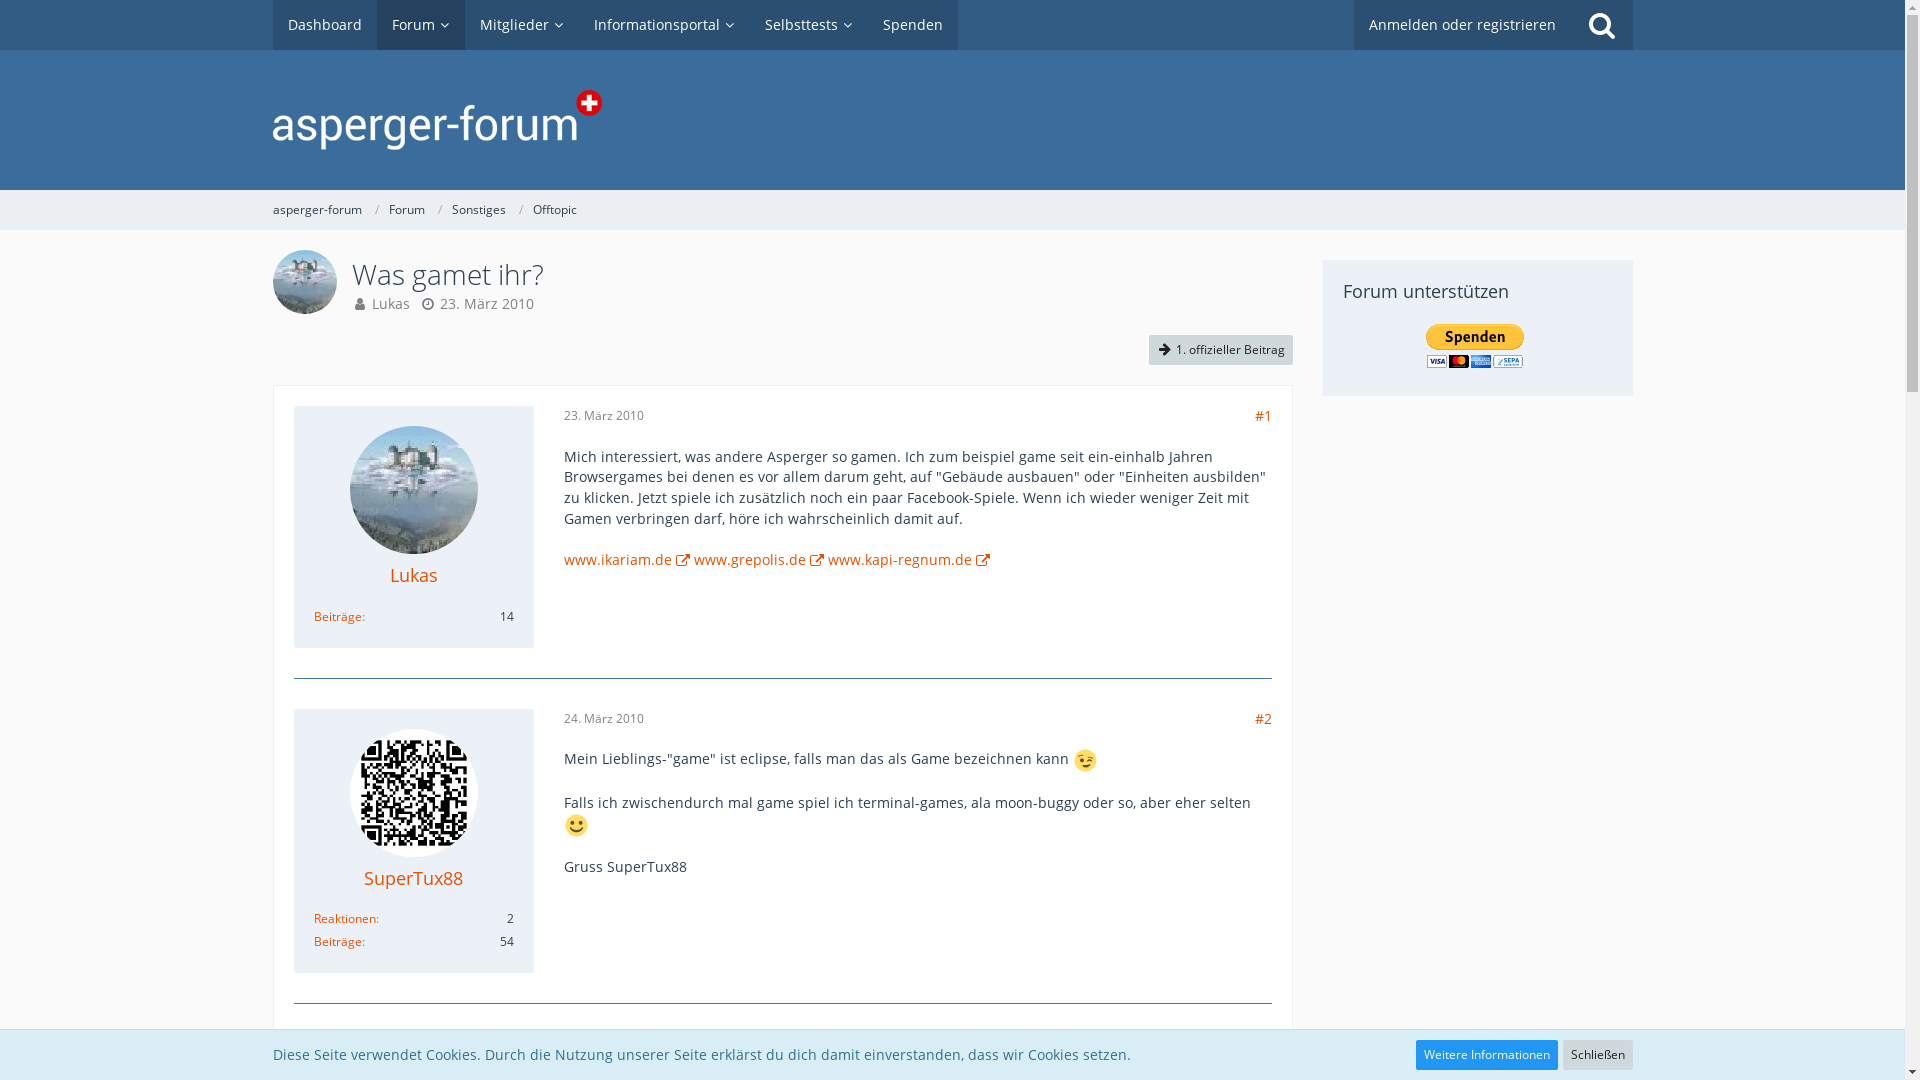 The image size is (1920, 1080). I want to click on '1. offizieller Beitrag', so click(1218, 349).